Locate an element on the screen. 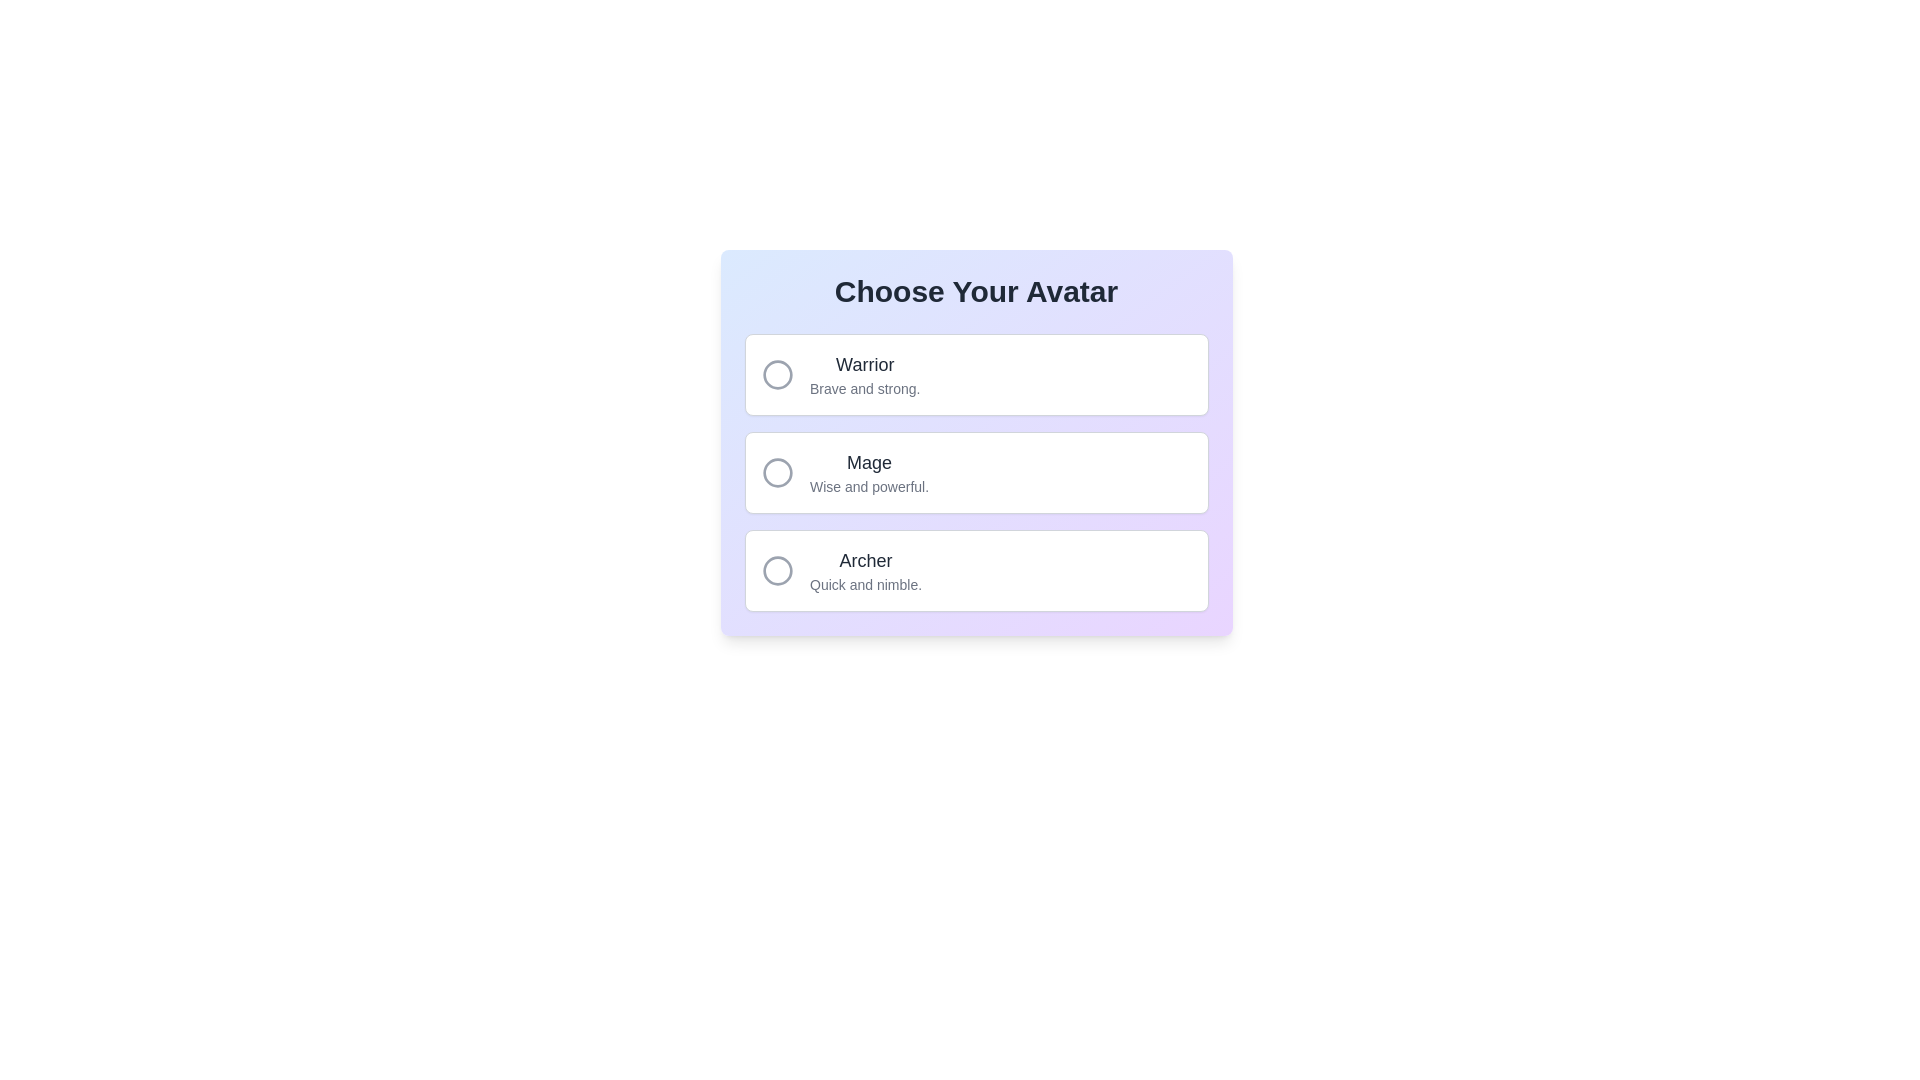 This screenshot has width=1920, height=1080. the static text element displaying 'Quick and nimble.' which is positioned below the 'Archer' text in the avatar choices list is located at coordinates (865, 585).